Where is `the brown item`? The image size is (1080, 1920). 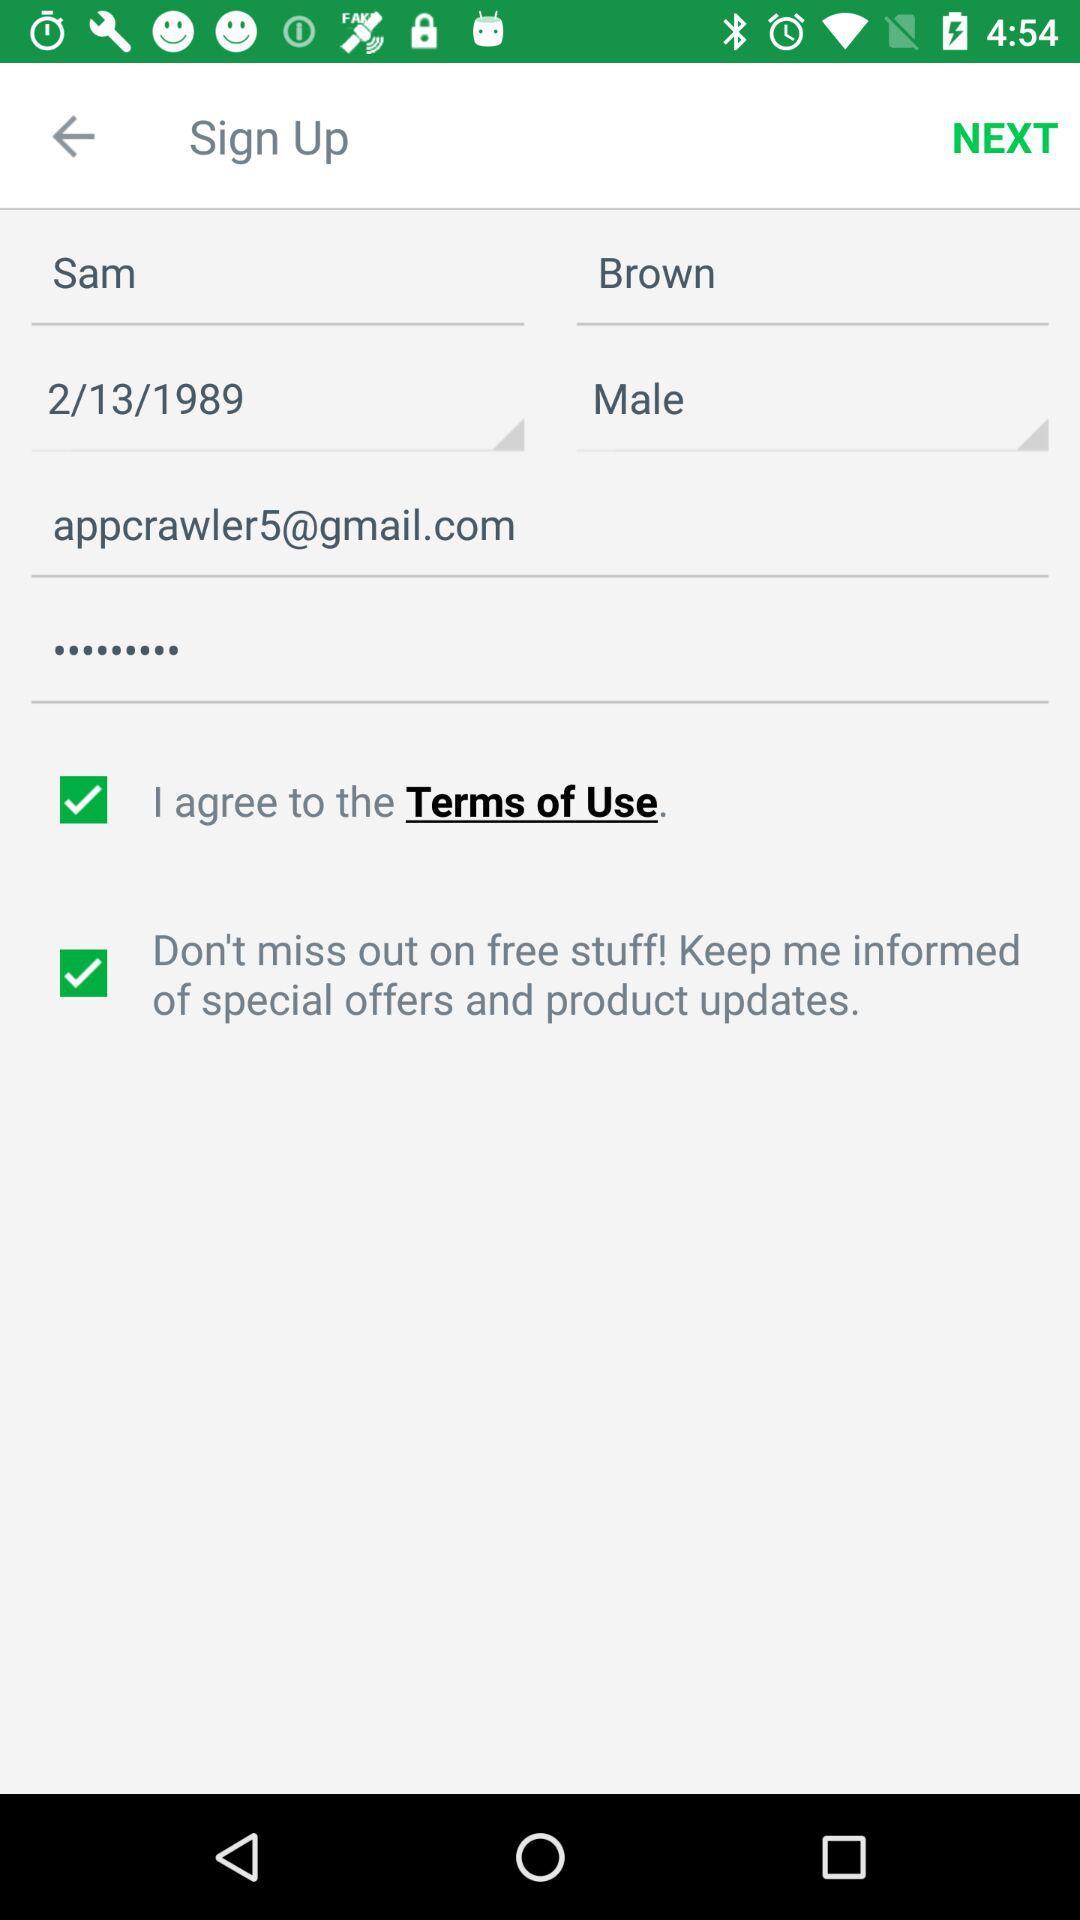
the brown item is located at coordinates (812, 272).